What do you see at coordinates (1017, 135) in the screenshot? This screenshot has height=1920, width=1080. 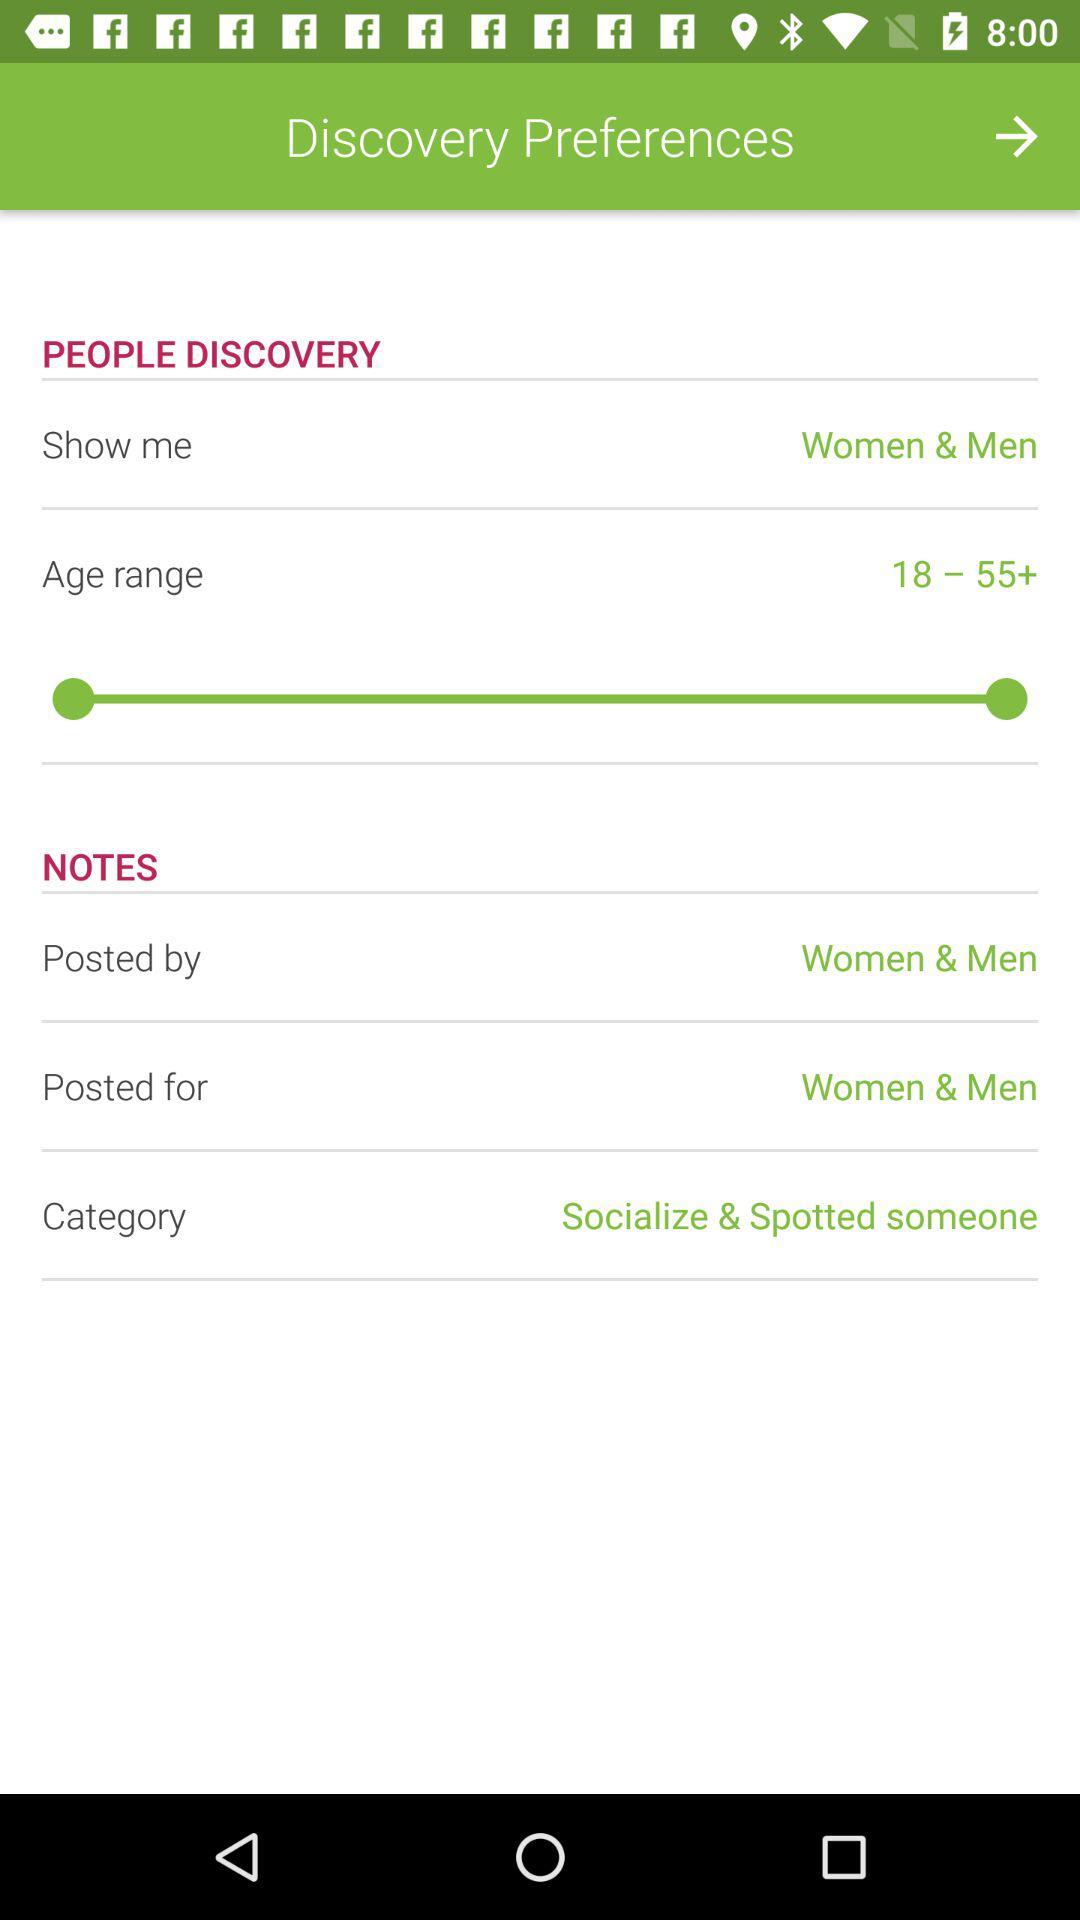 I see `item next to the discovery preferences item` at bounding box center [1017, 135].